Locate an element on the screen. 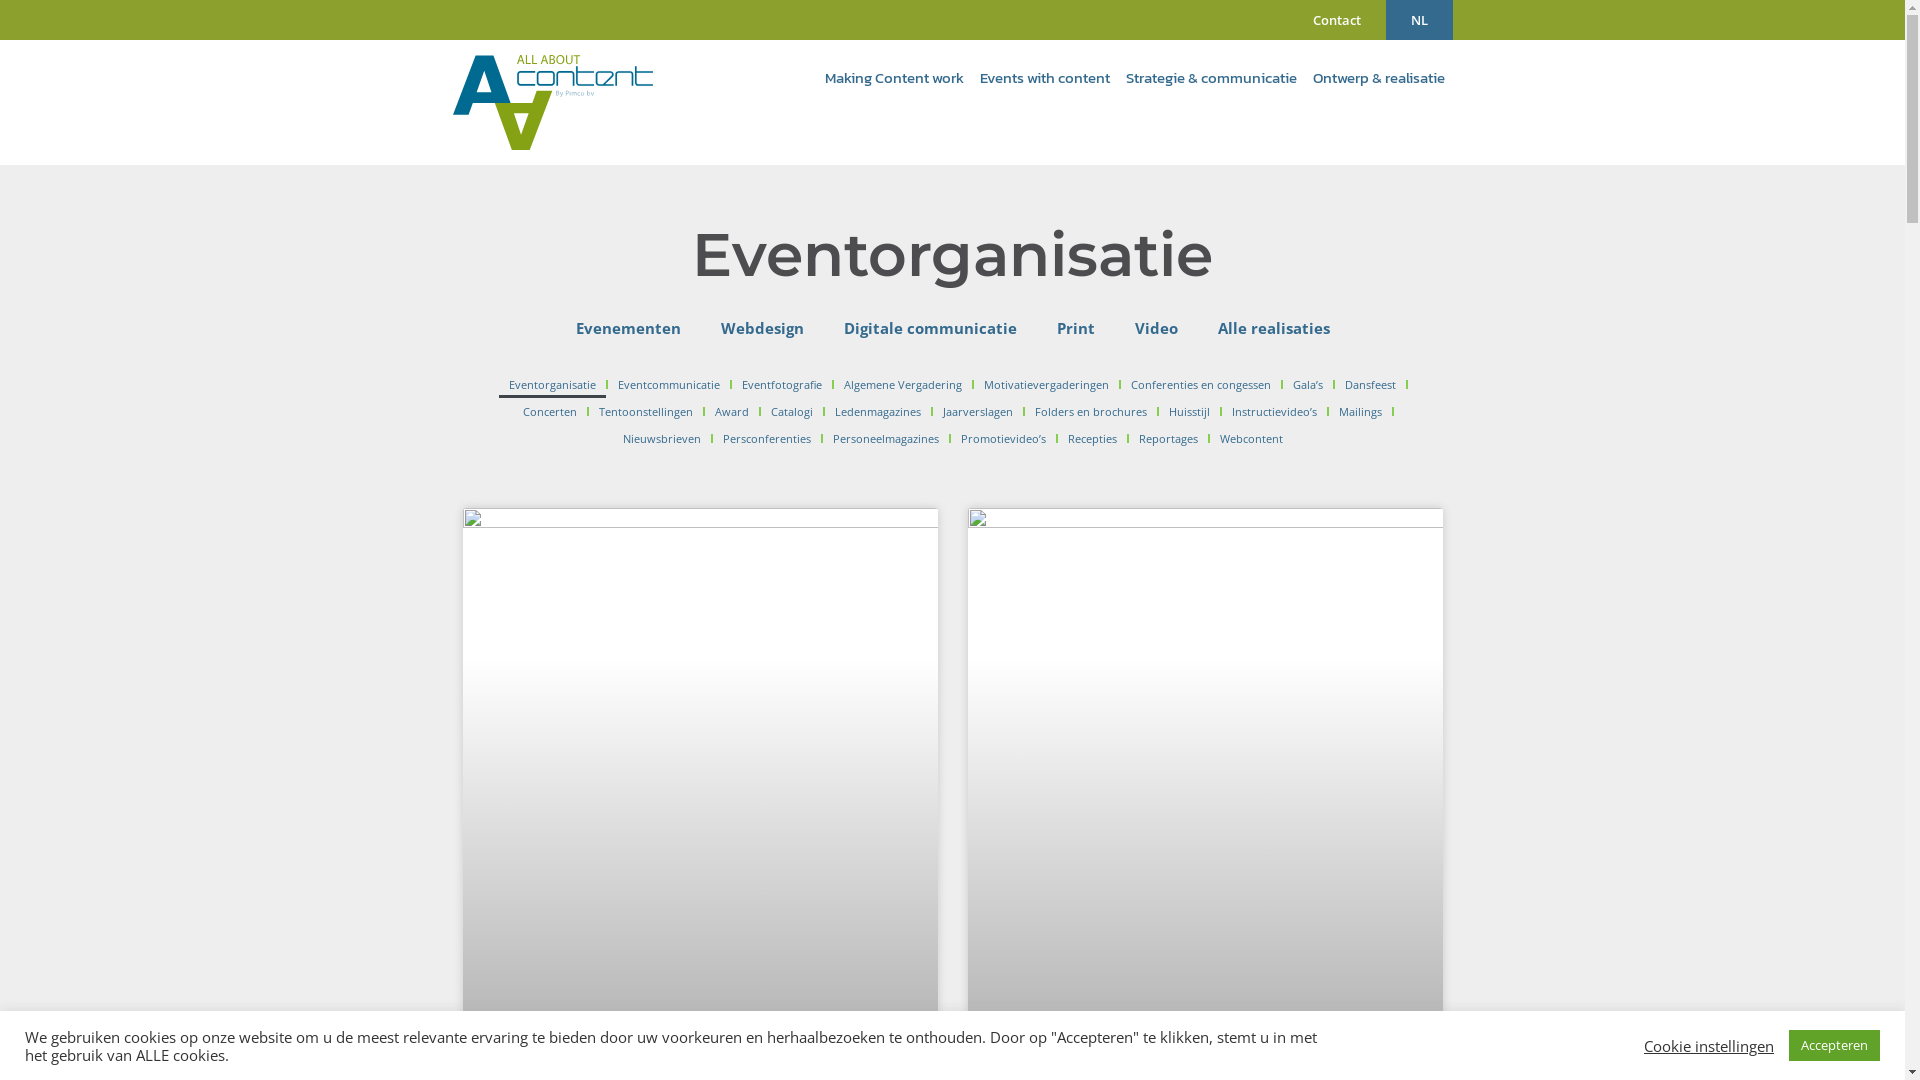 The height and width of the screenshot is (1080, 1920). 'Eventcommunicatie' is located at coordinates (667, 384).